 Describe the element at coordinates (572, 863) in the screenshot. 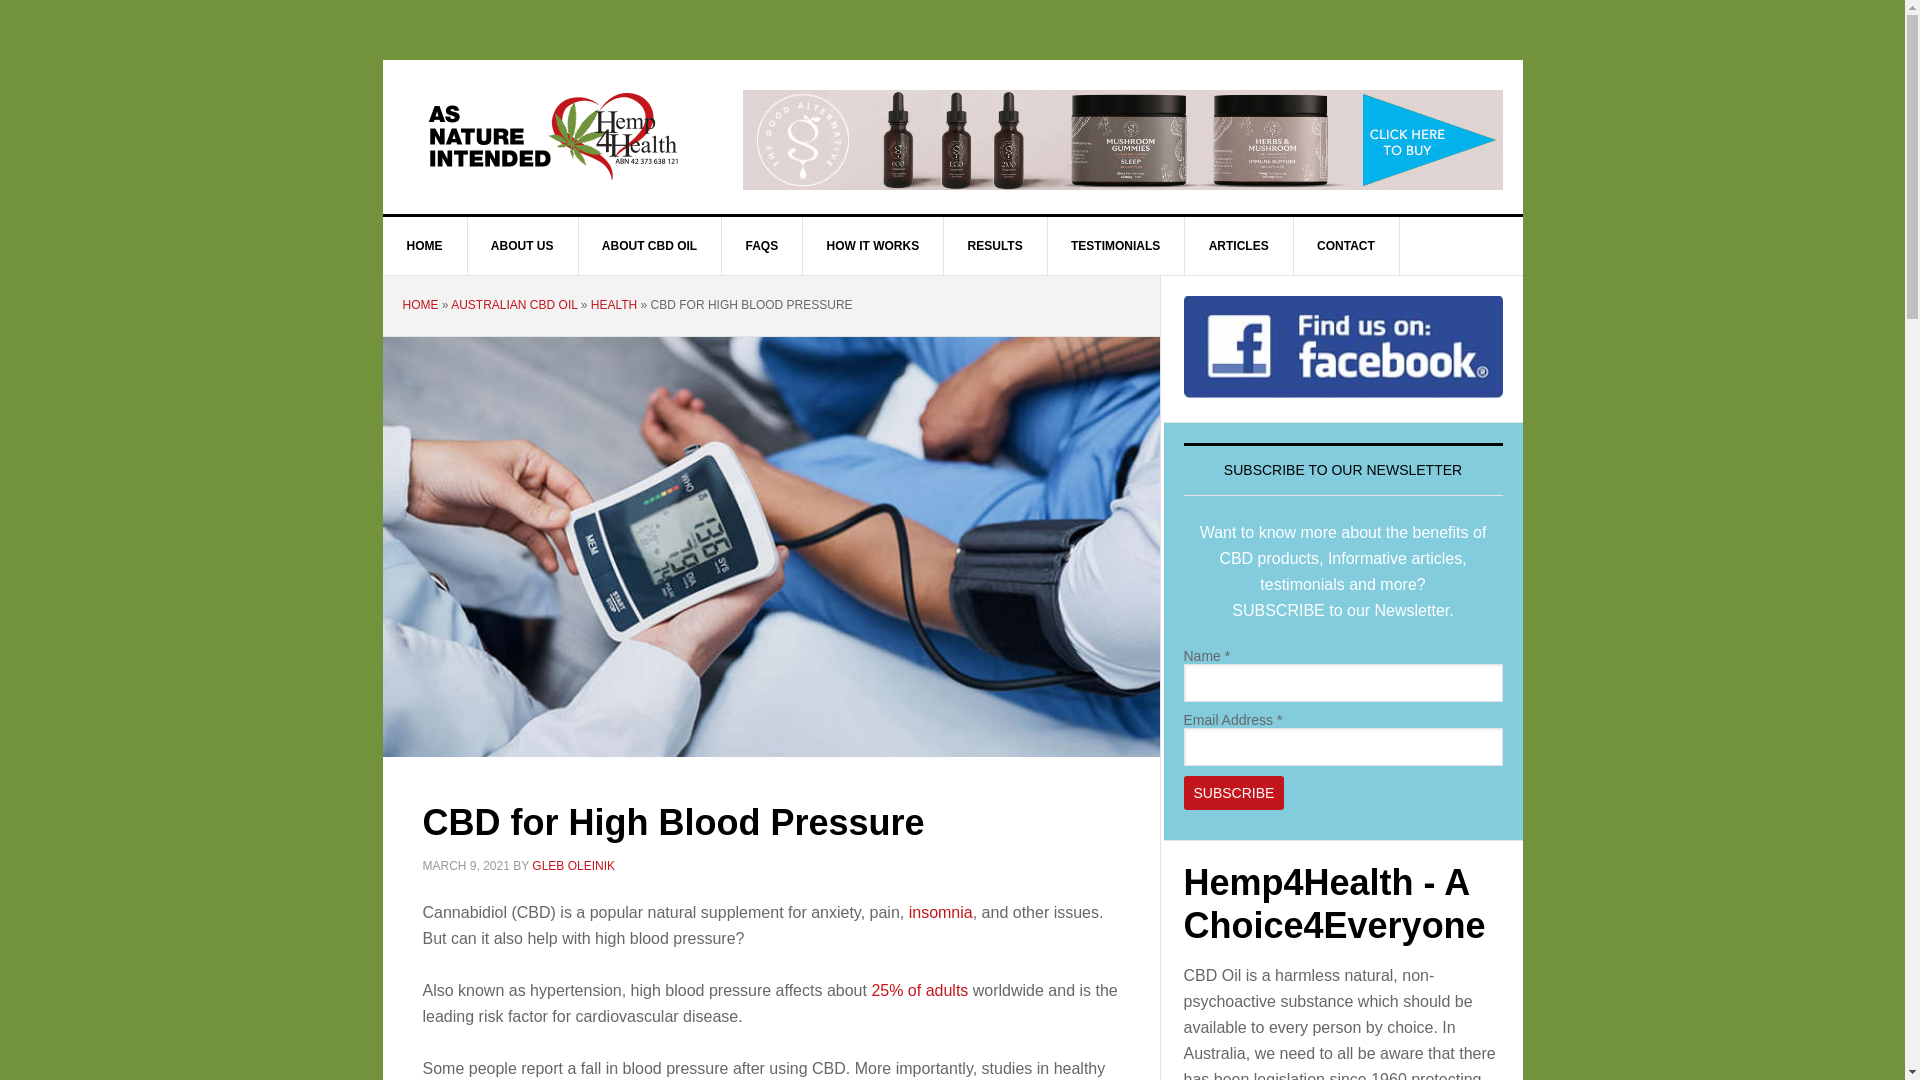

I see `'GLEB OLEINIK'` at that location.